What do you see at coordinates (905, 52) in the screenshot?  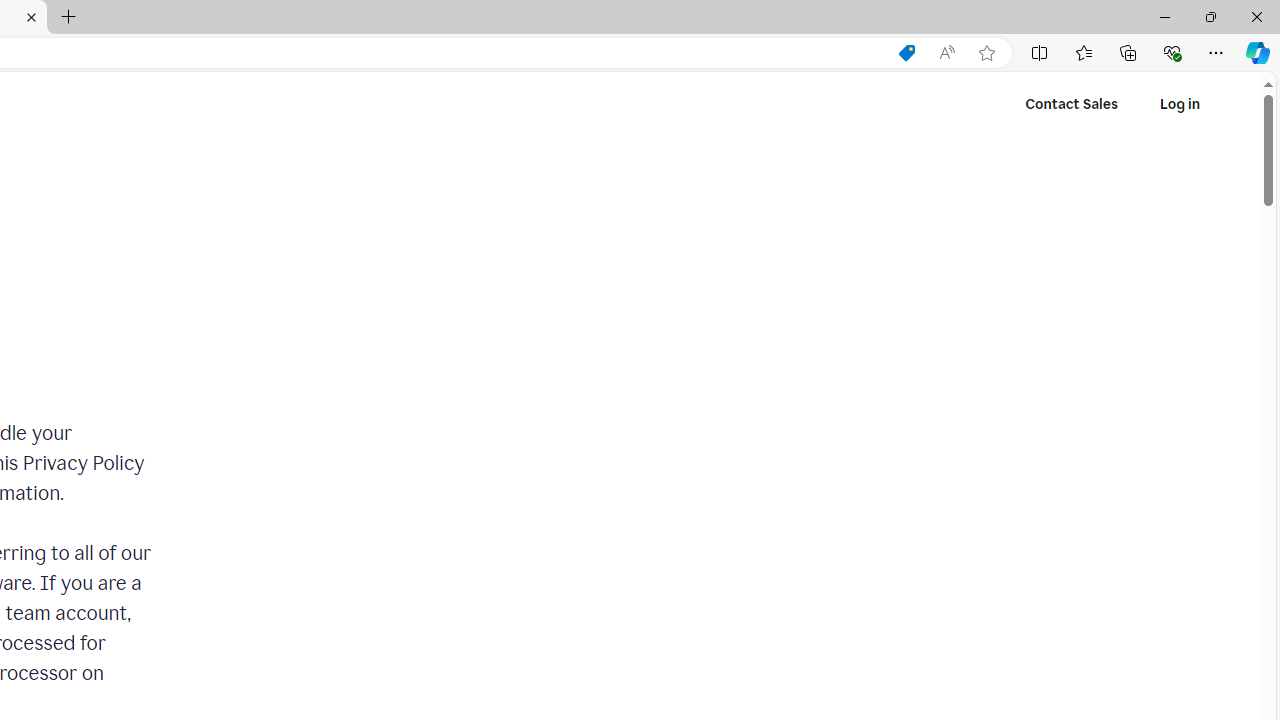 I see `'Shopping in Microsoft Edge'` at bounding box center [905, 52].